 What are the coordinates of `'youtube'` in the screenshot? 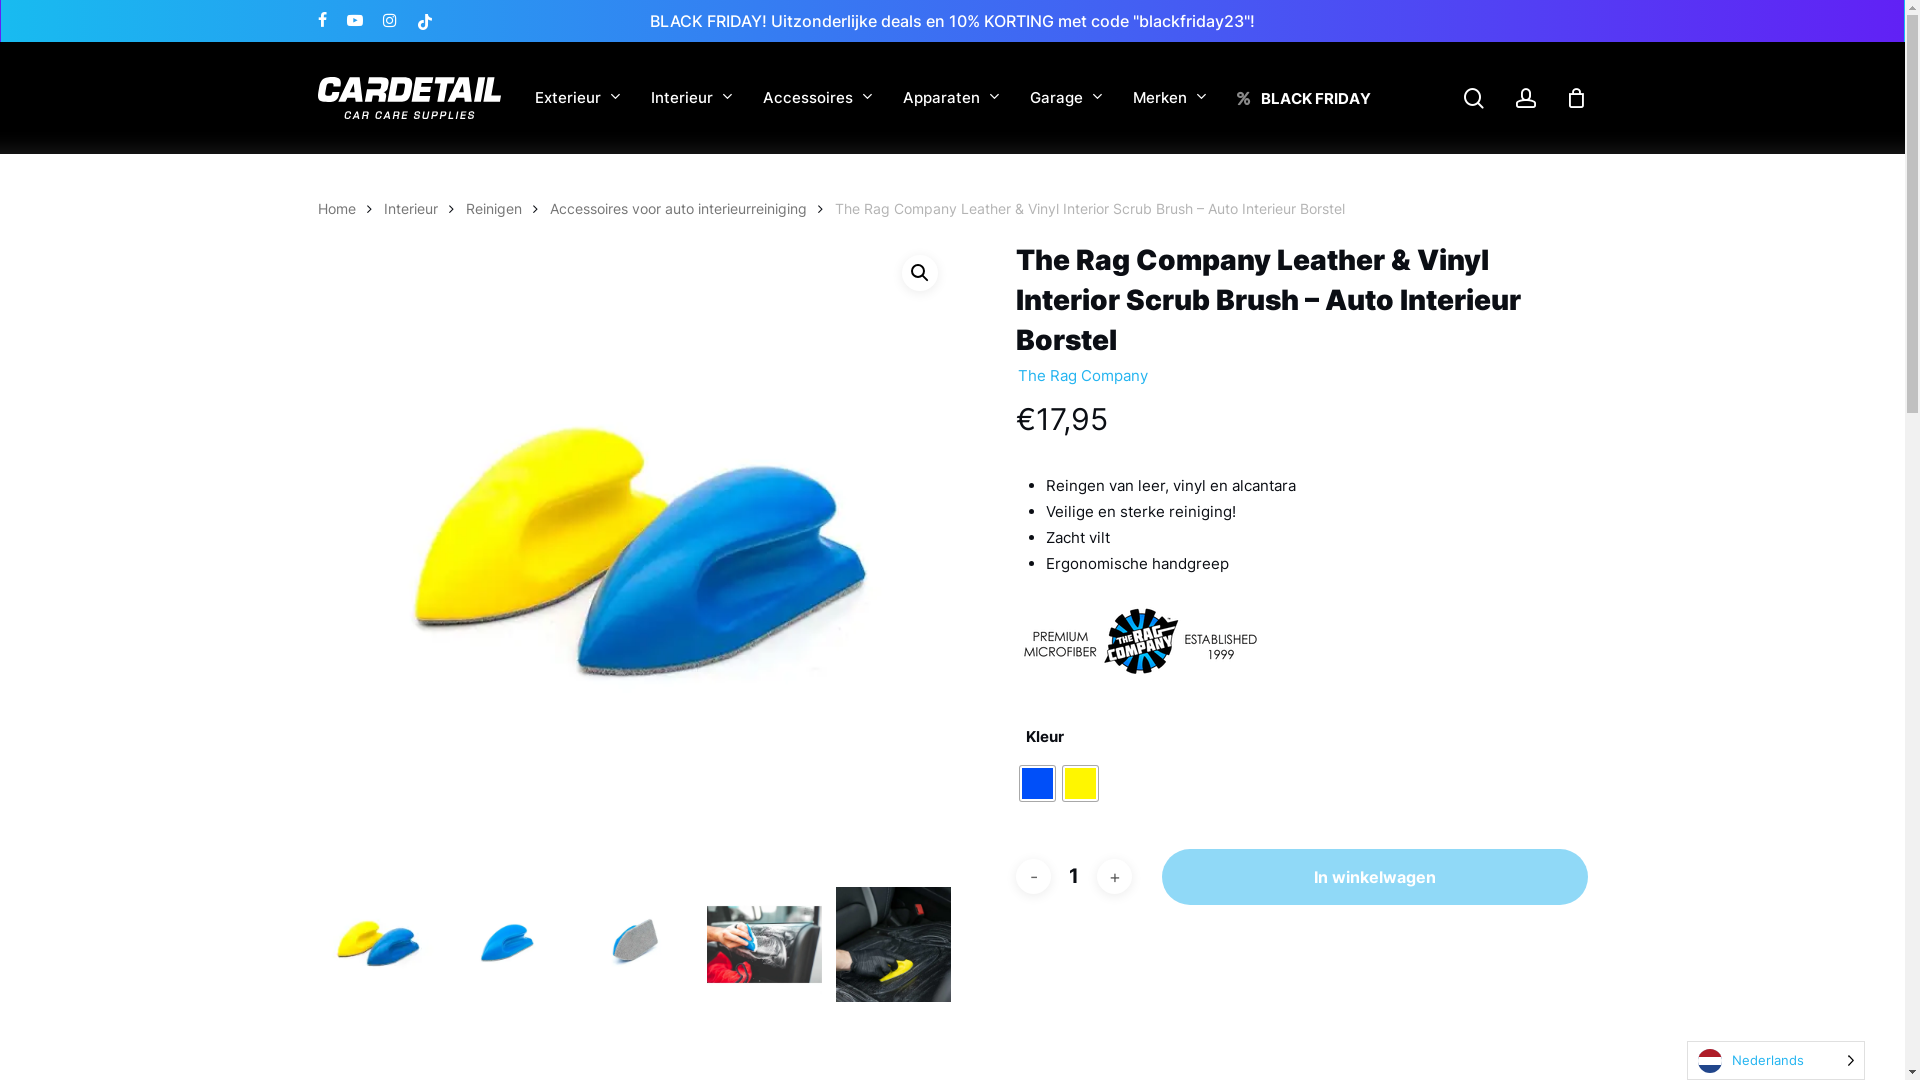 It's located at (354, 20).